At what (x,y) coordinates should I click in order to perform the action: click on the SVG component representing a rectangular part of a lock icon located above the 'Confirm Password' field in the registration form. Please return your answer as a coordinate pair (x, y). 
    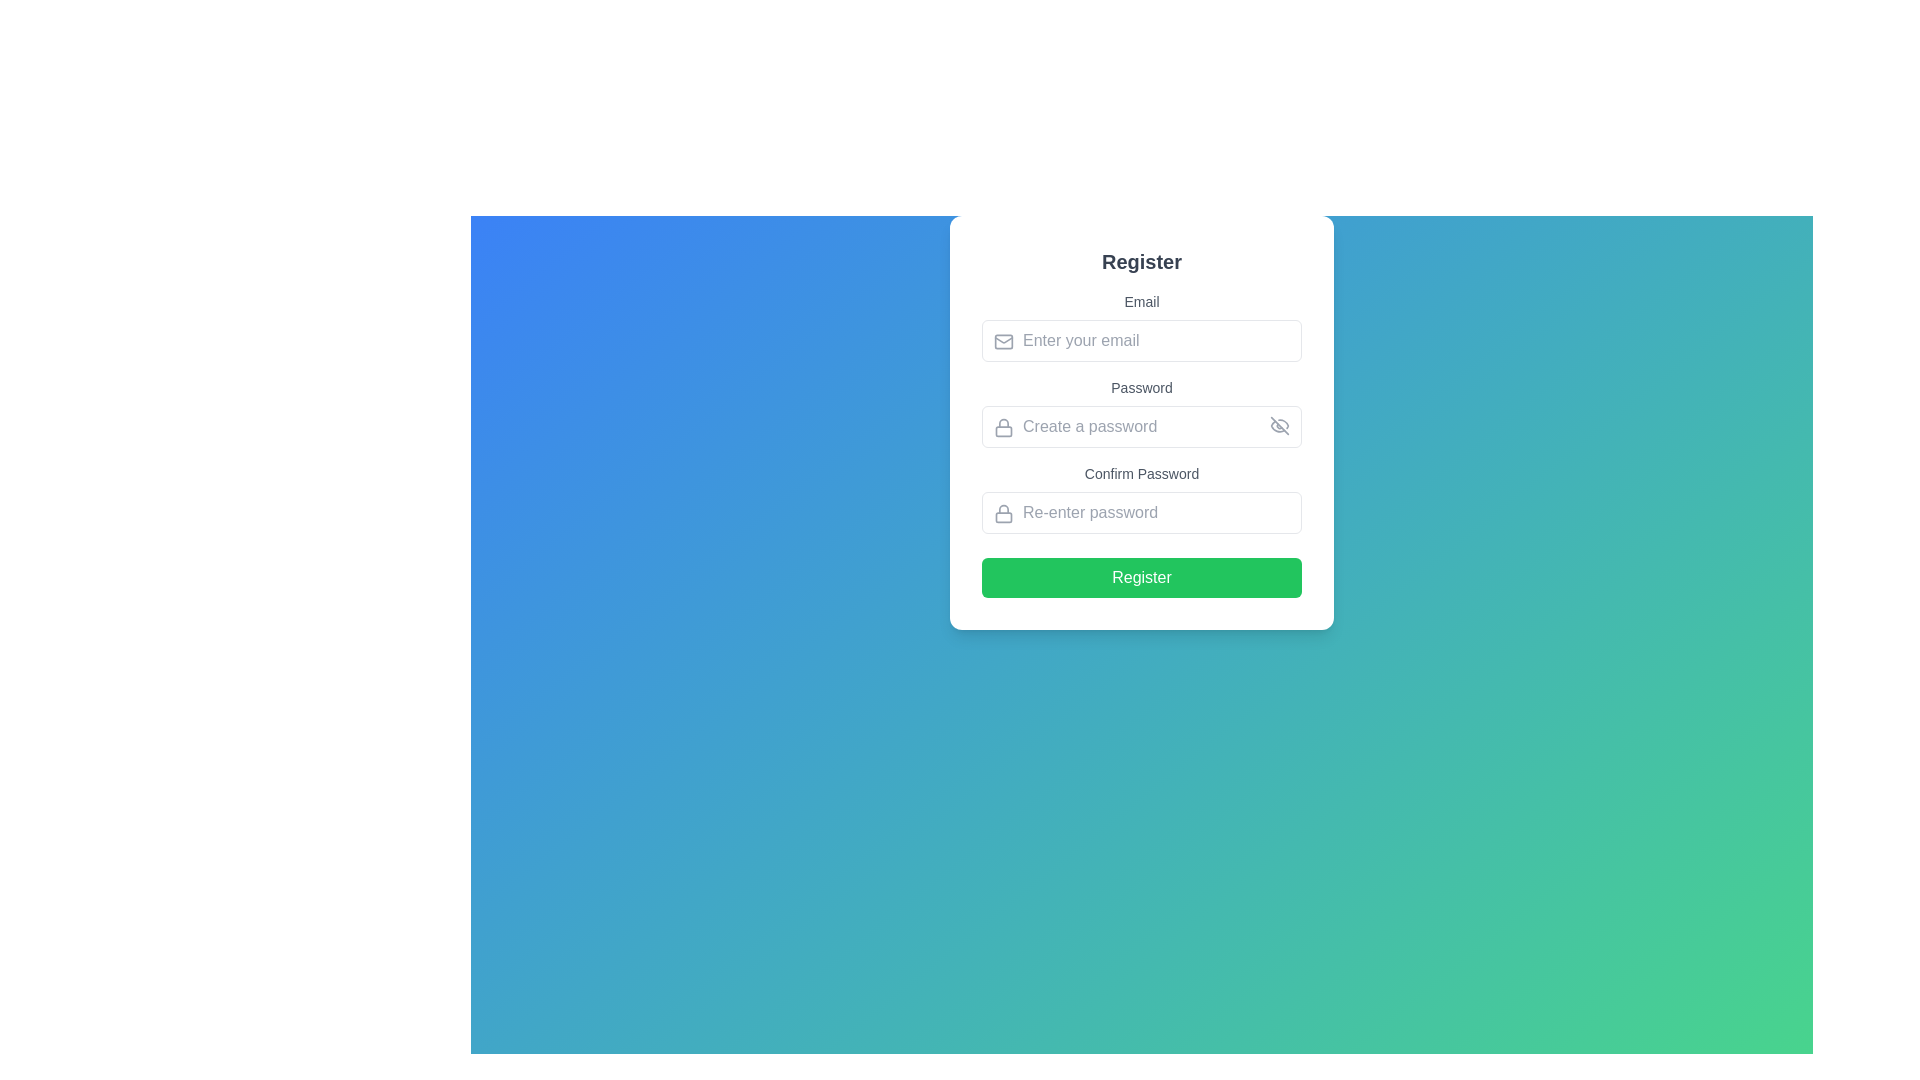
    Looking at the image, I should click on (1003, 516).